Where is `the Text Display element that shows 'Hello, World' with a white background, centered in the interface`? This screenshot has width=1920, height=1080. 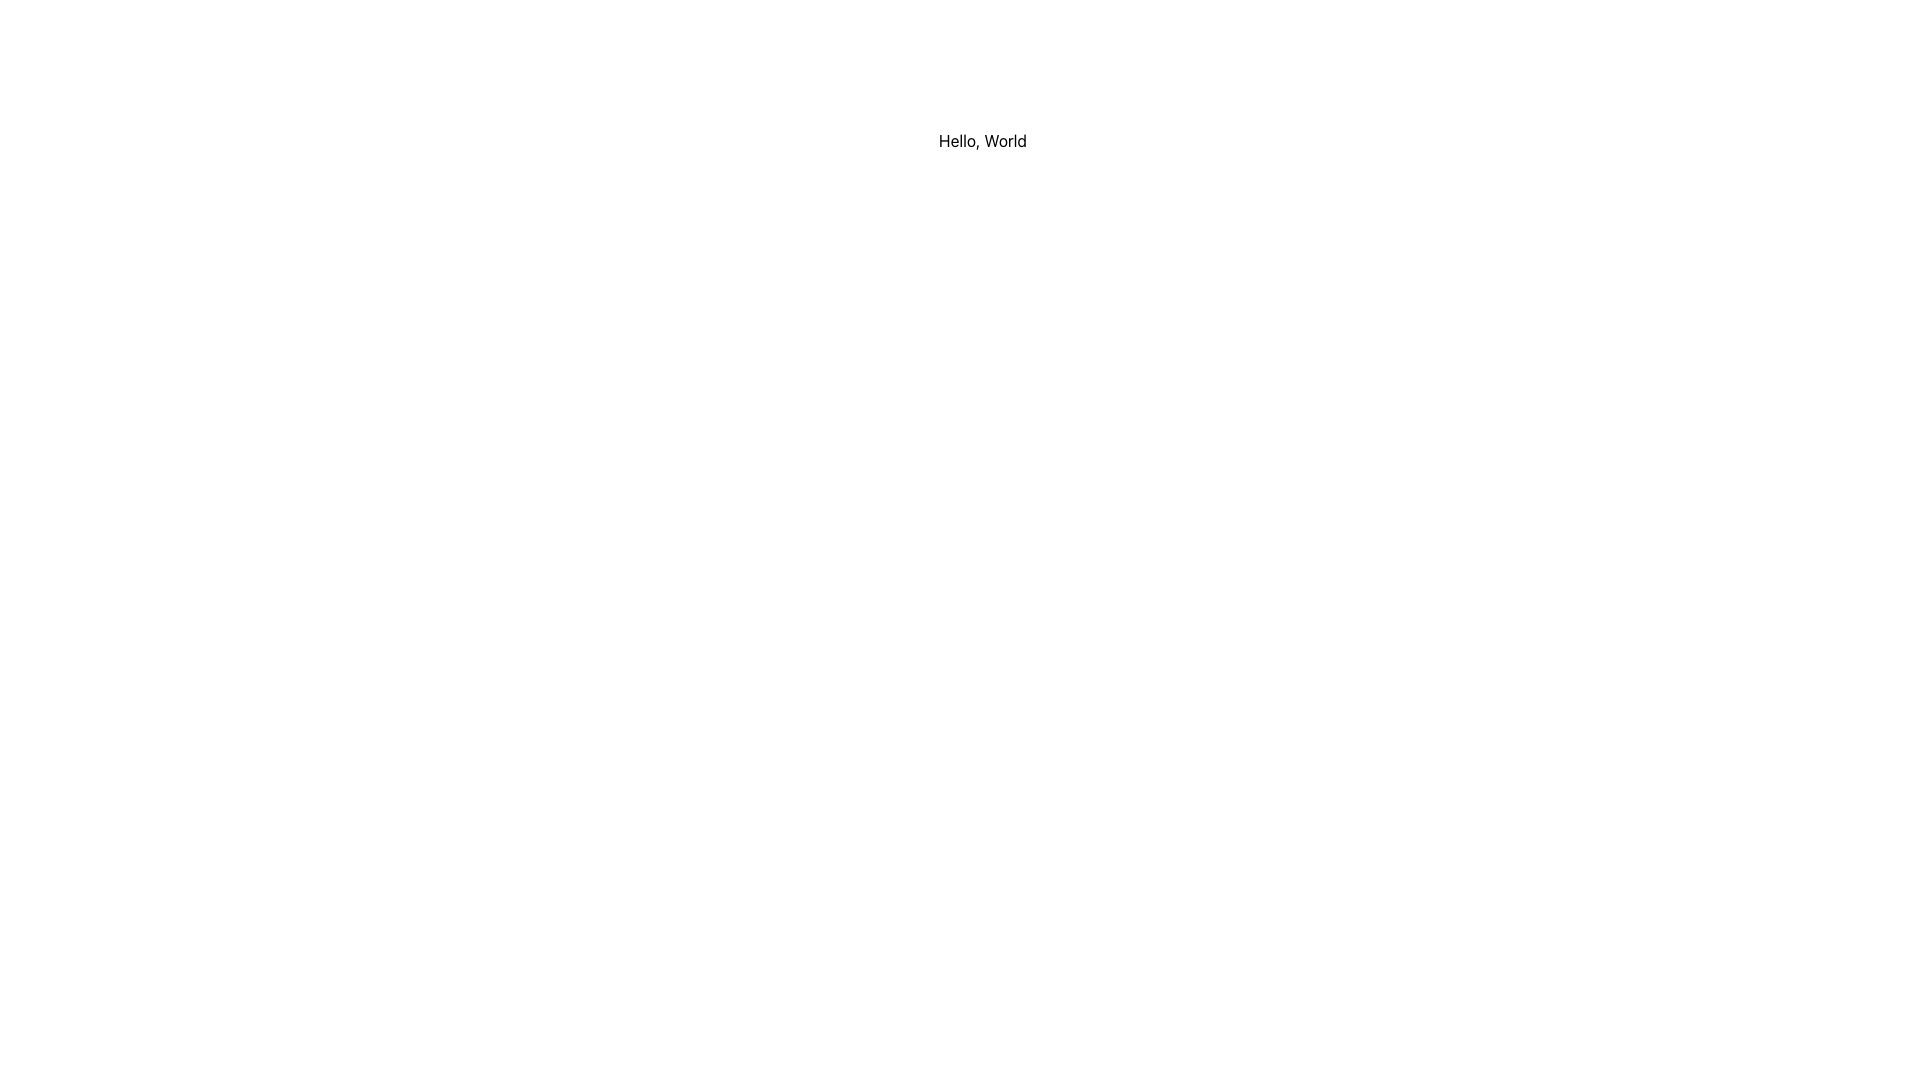
the Text Display element that shows 'Hello, World' with a white background, centered in the interface is located at coordinates (983, 140).